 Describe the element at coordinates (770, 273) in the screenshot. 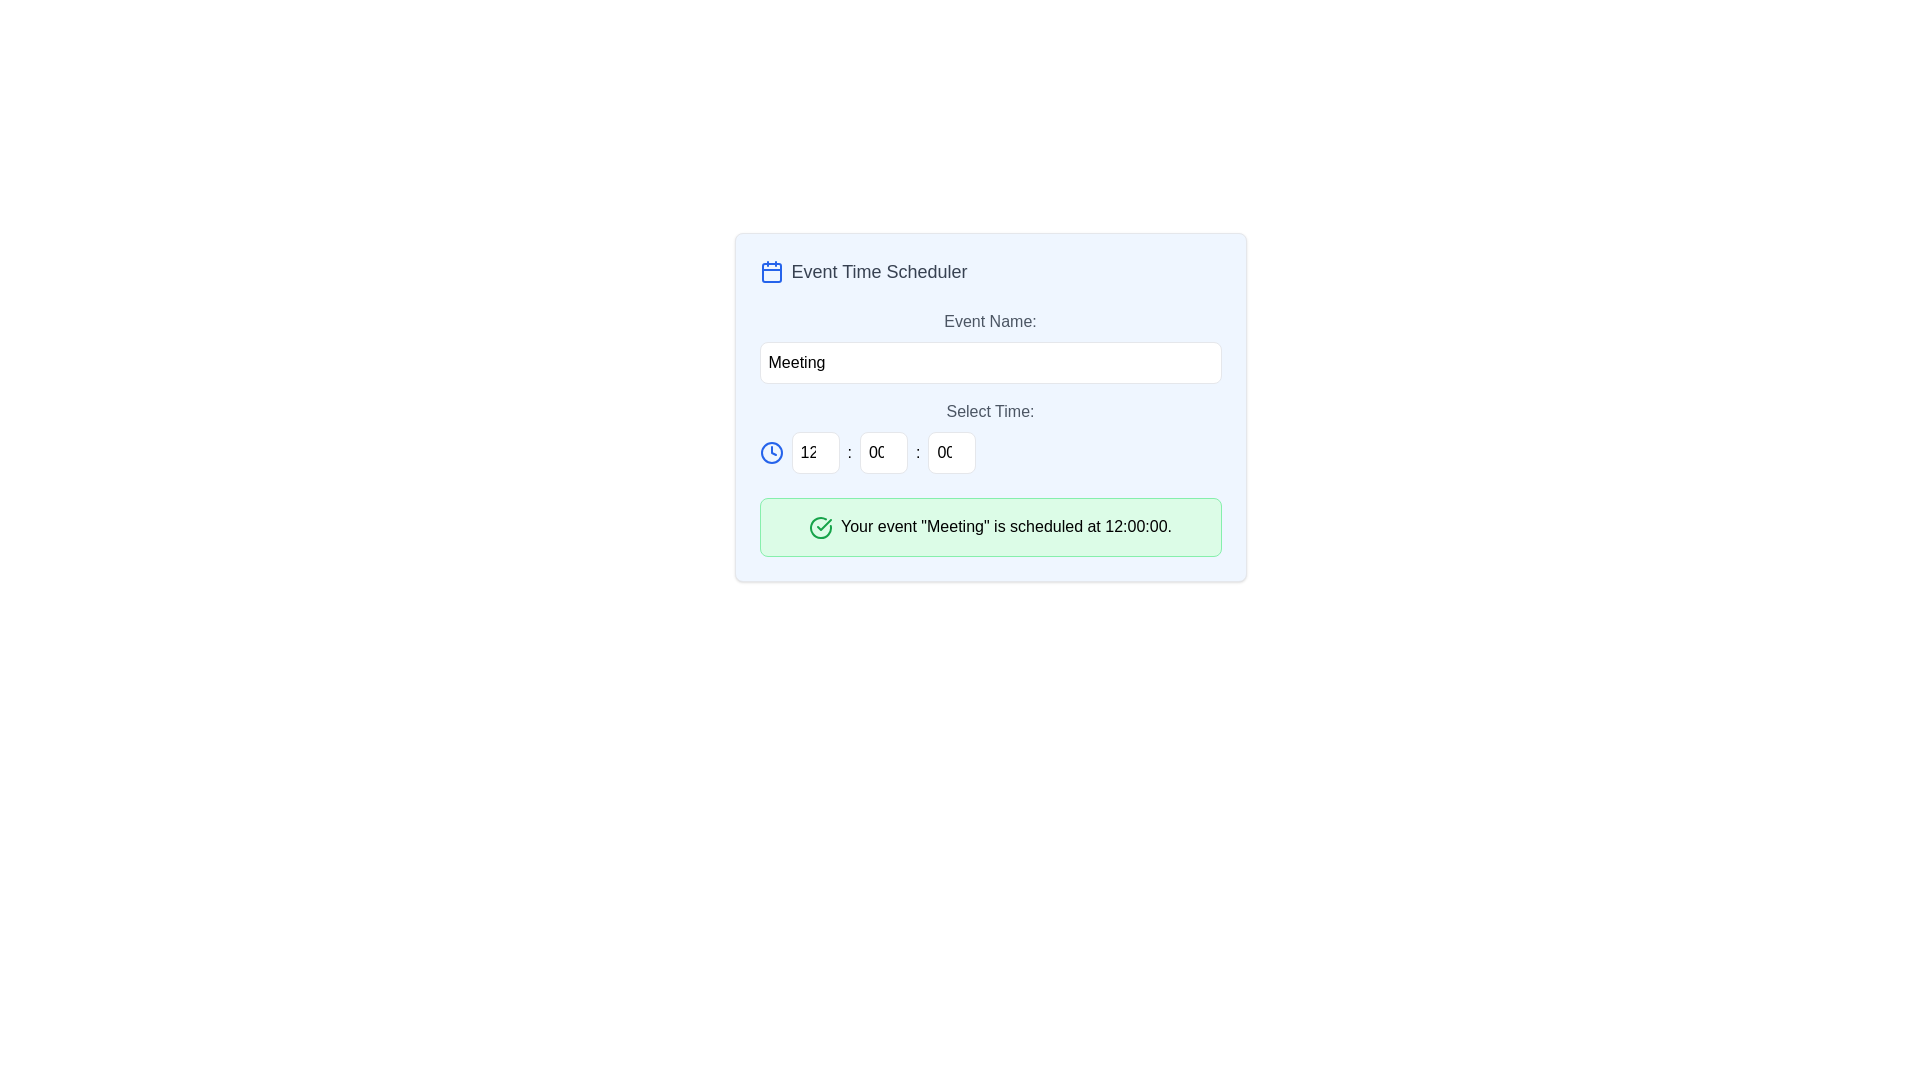

I see `the inner rectangular element of the calendar icon, which is part of a multi-part calendar representation` at that location.